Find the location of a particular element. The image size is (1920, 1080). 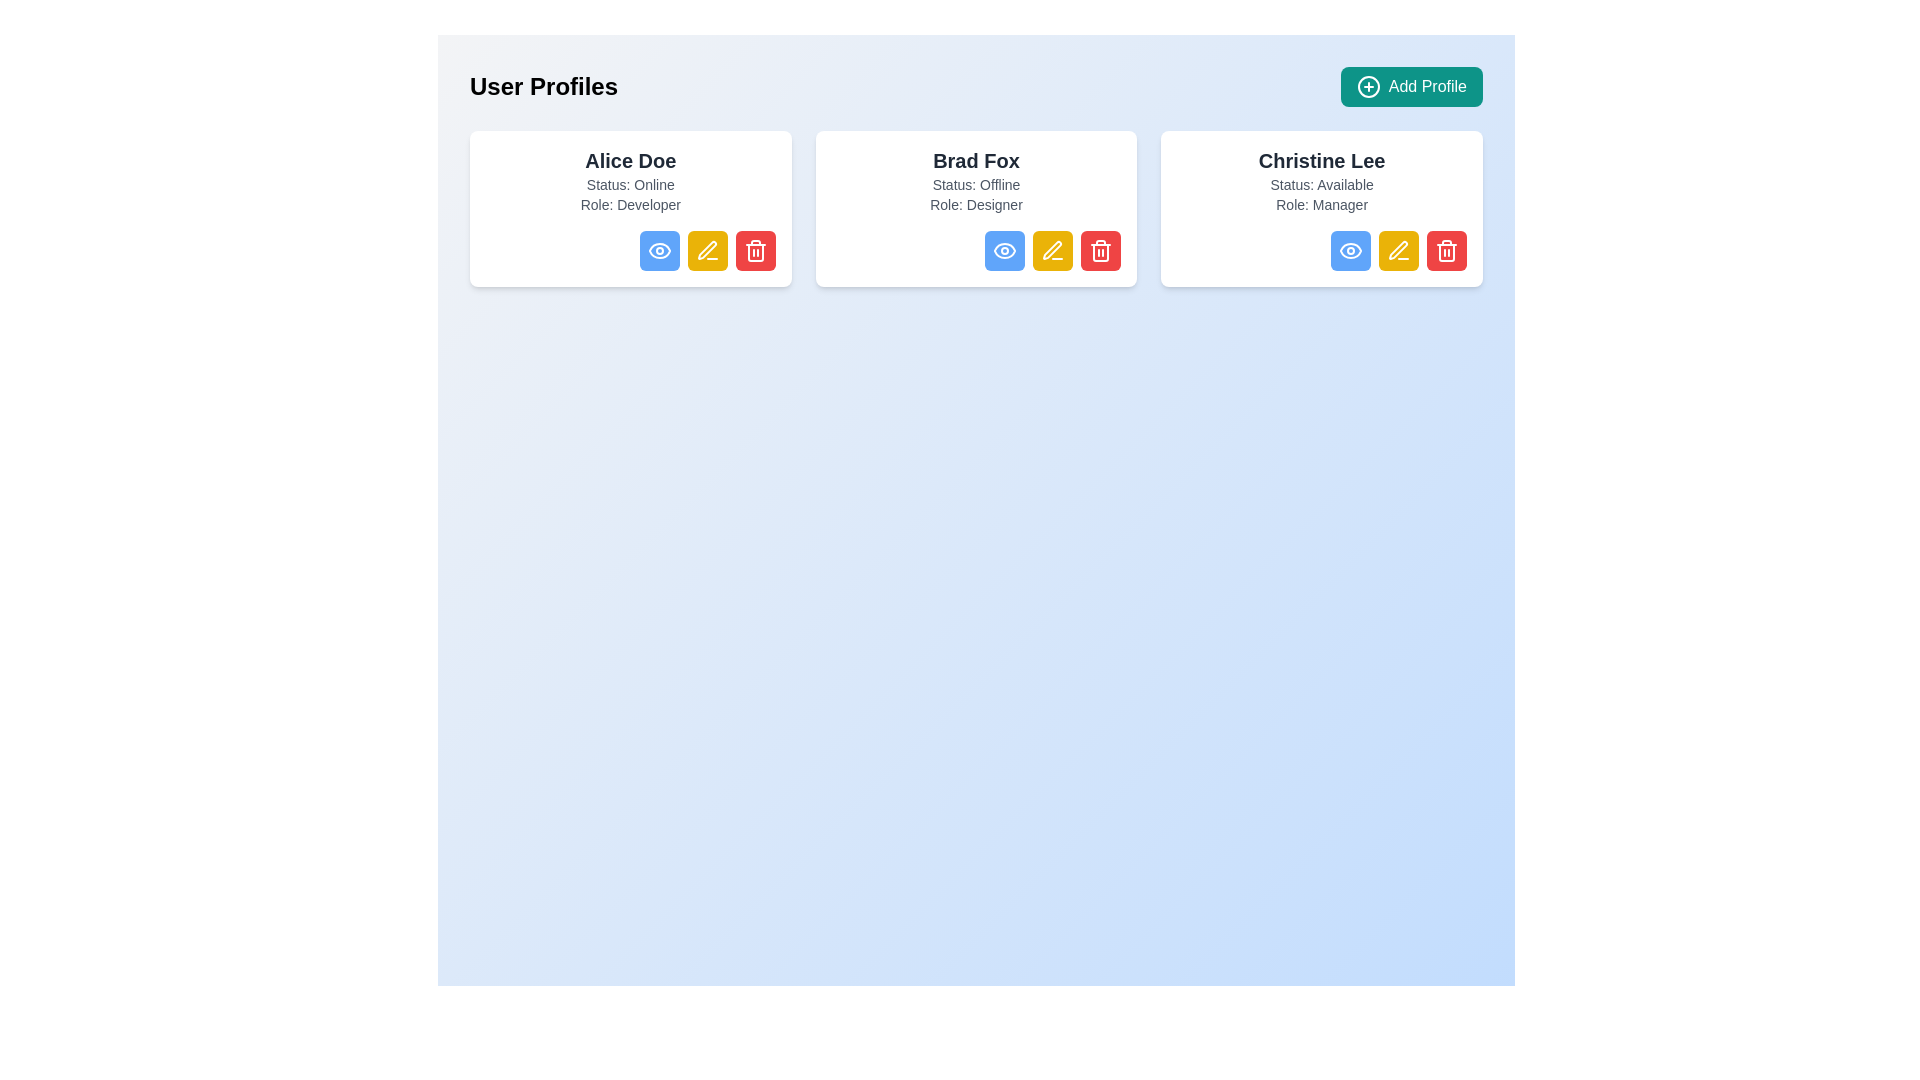

the rounded rectangular button with a blue background and white eye icon located in the bottom-right section of Brad Fox's user profile card for keyboard interaction is located at coordinates (1005, 249).